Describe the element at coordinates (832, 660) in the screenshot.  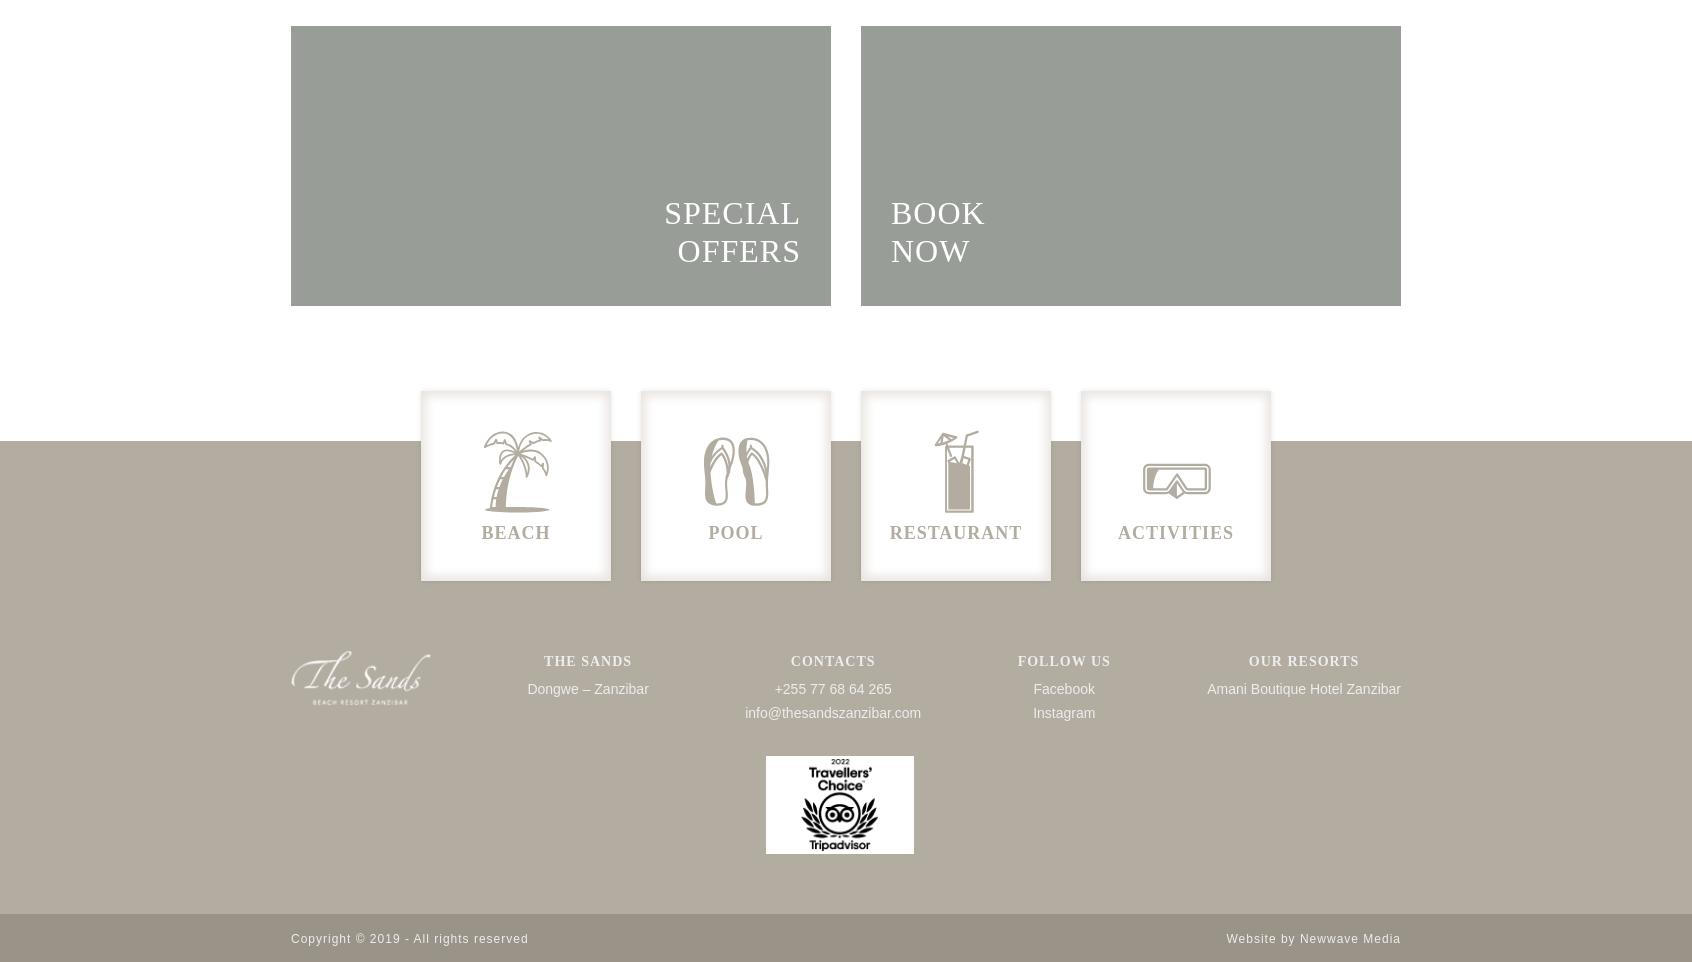
I see `'CONTACTS'` at that location.